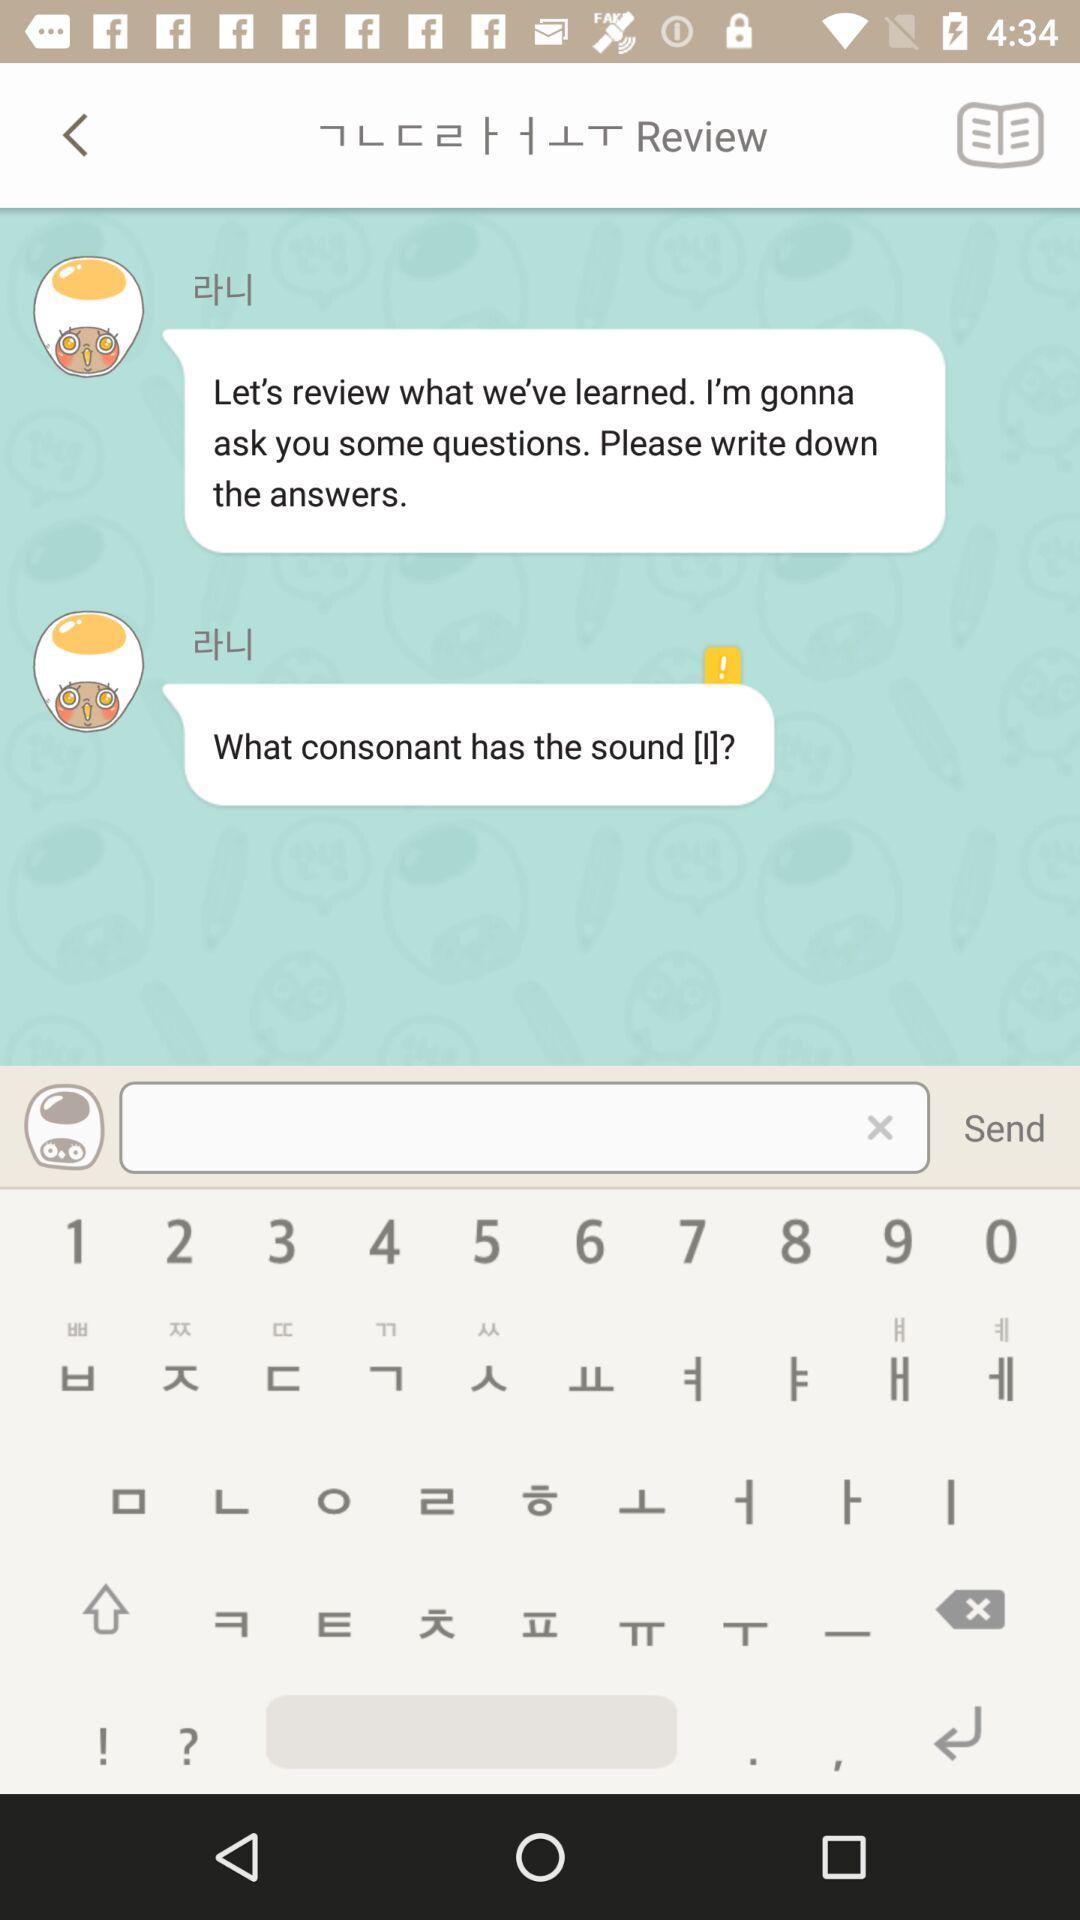 This screenshot has height=1920, width=1080. What do you see at coordinates (435, 1486) in the screenshot?
I see `the menu icon` at bounding box center [435, 1486].